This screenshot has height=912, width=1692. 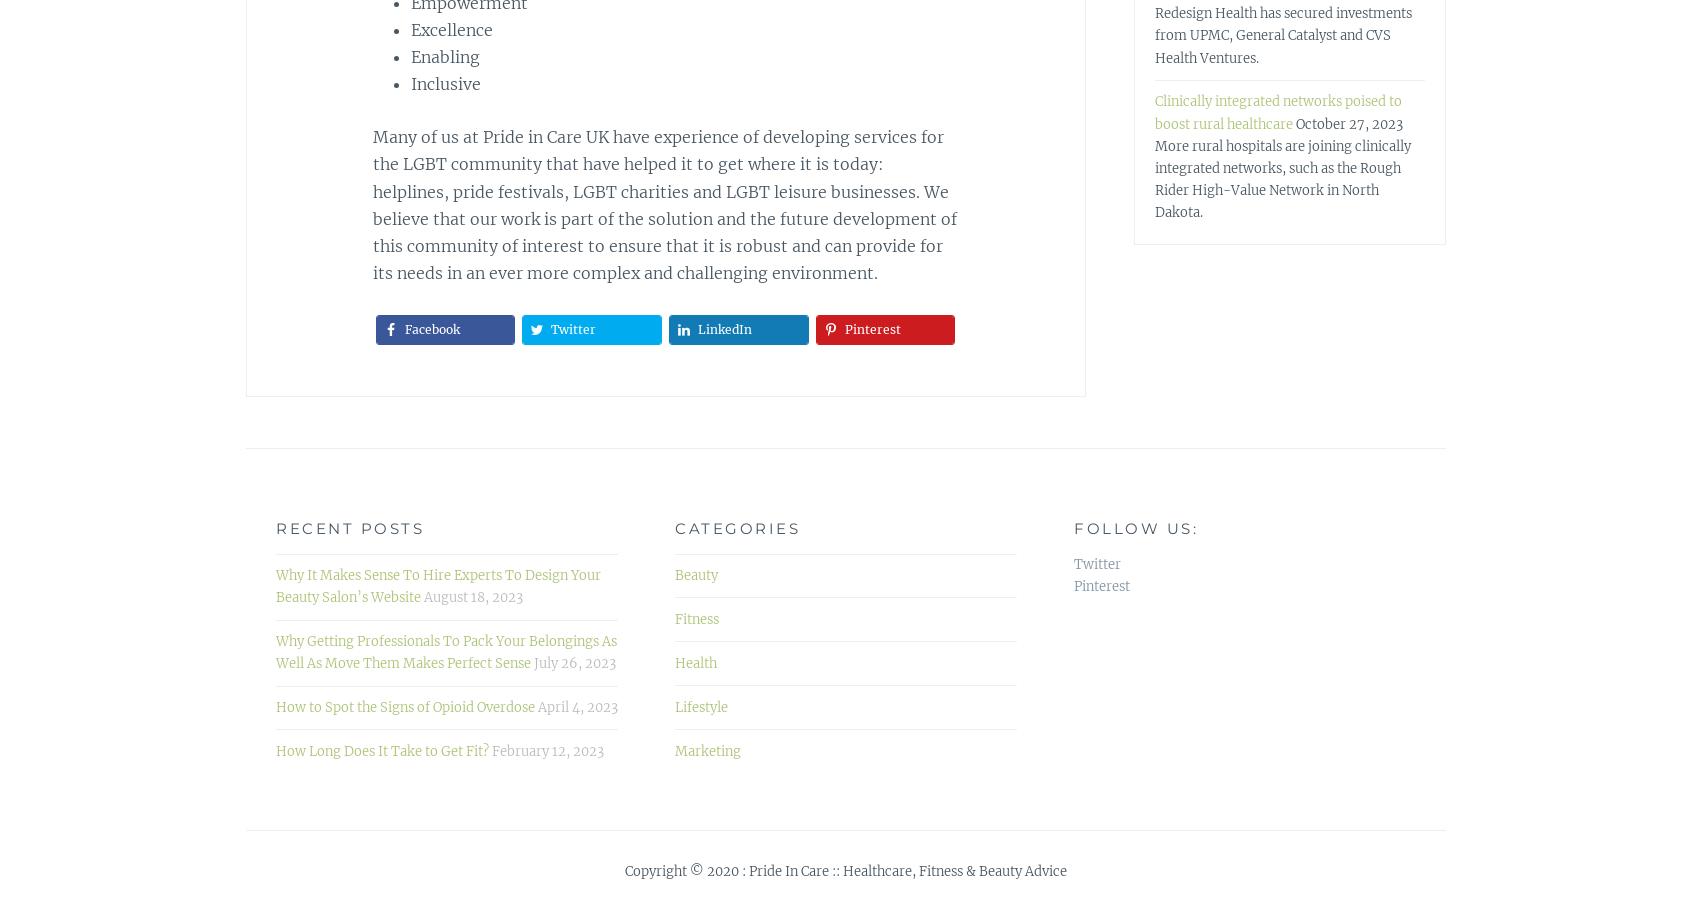 I want to click on 'Health', so click(x=695, y=661).